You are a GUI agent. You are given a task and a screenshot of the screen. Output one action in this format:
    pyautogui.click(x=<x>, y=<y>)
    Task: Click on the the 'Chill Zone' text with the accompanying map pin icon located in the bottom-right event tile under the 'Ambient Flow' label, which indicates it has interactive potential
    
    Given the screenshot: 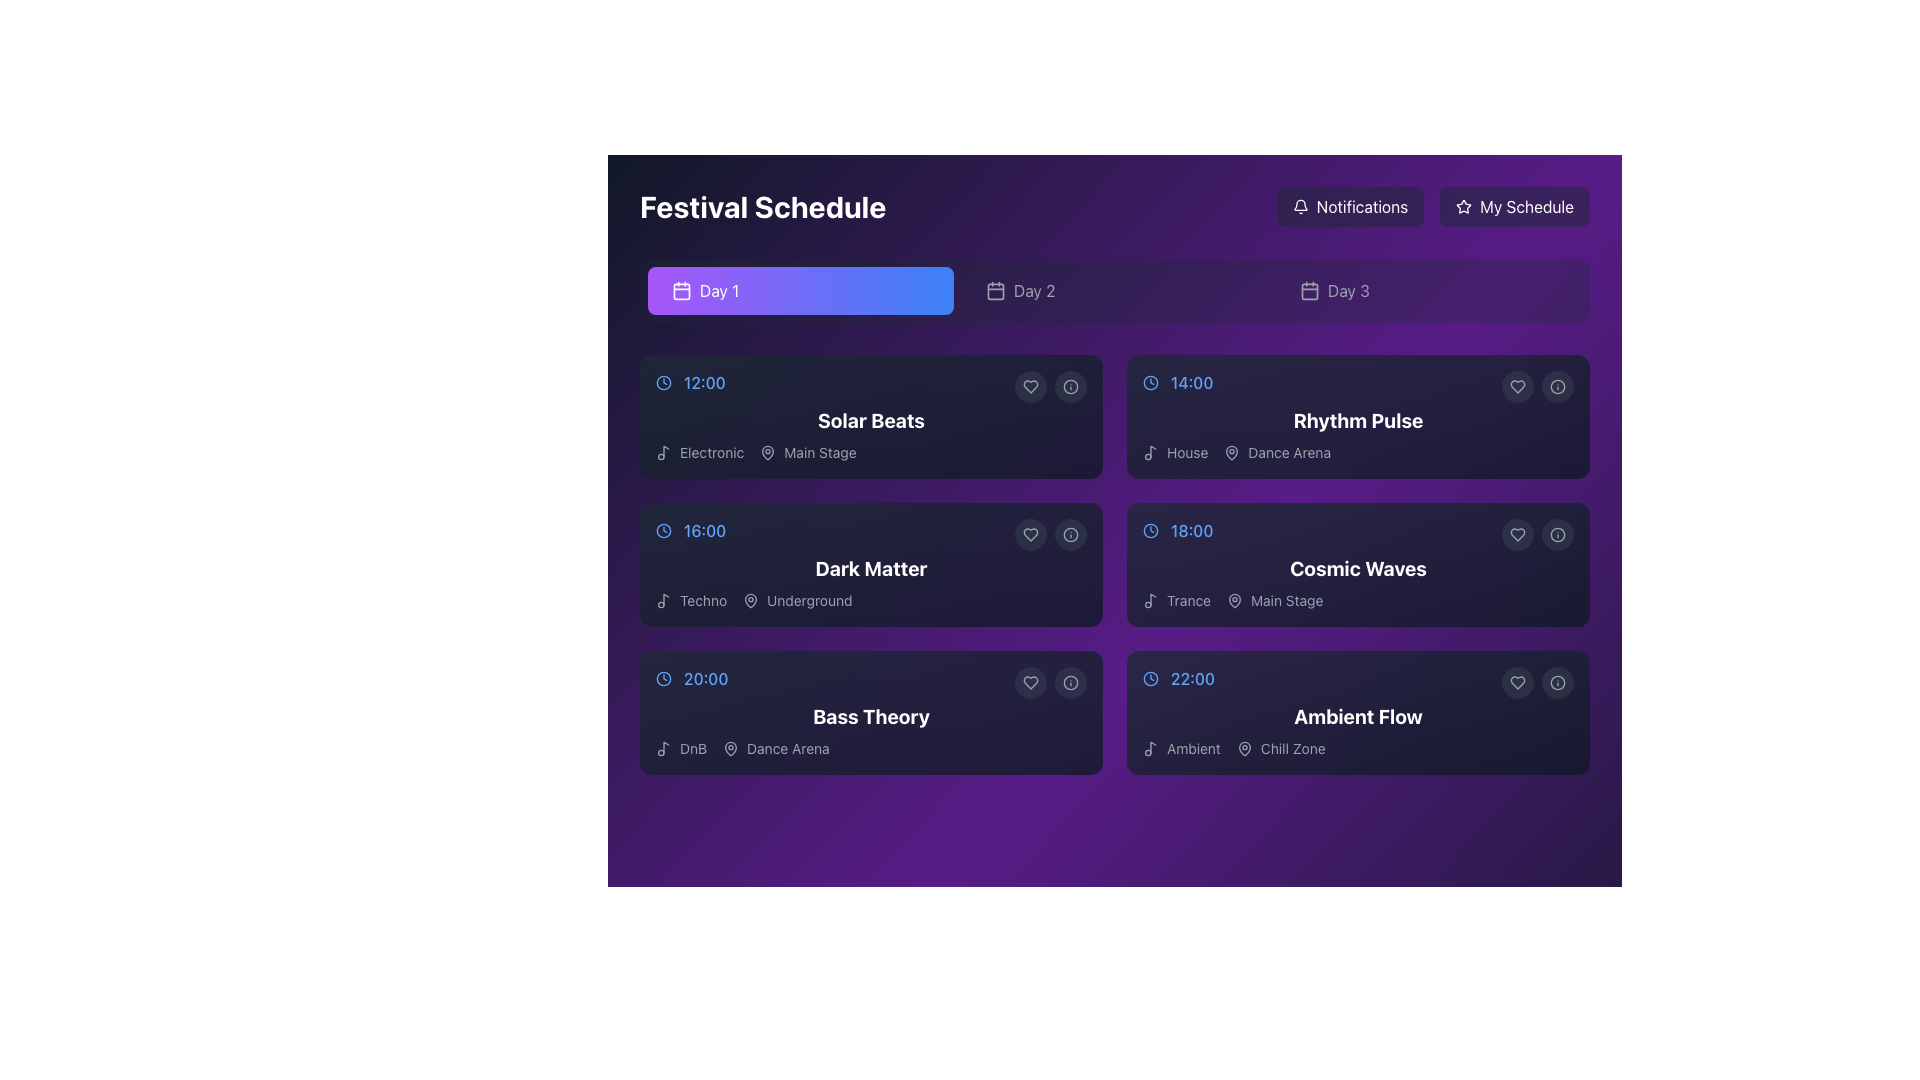 What is the action you would take?
    pyautogui.click(x=1281, y=748)
    